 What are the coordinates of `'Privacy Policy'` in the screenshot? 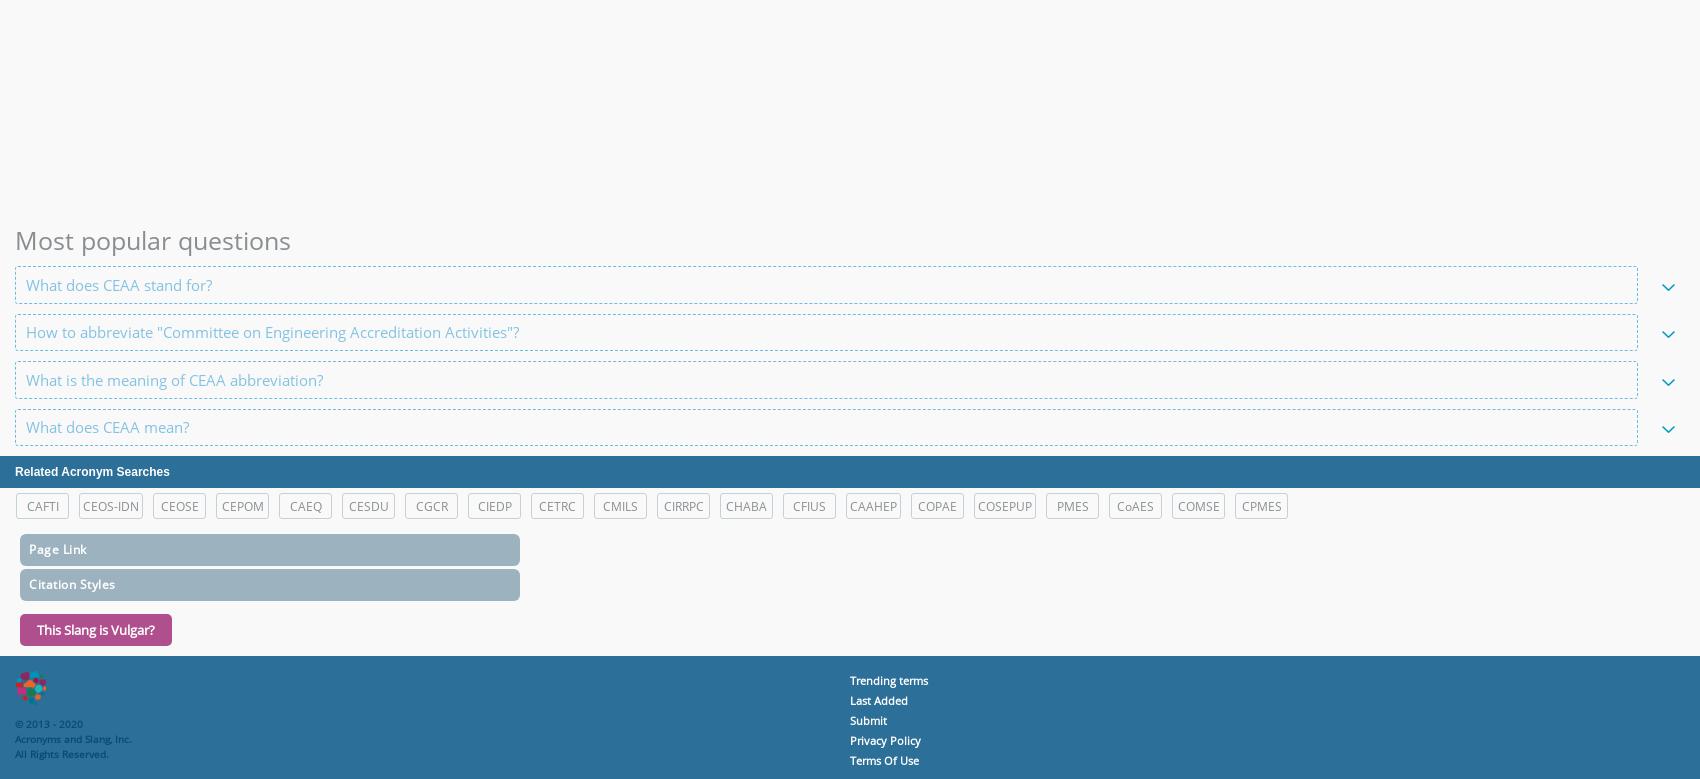 It's located at (885, 739).